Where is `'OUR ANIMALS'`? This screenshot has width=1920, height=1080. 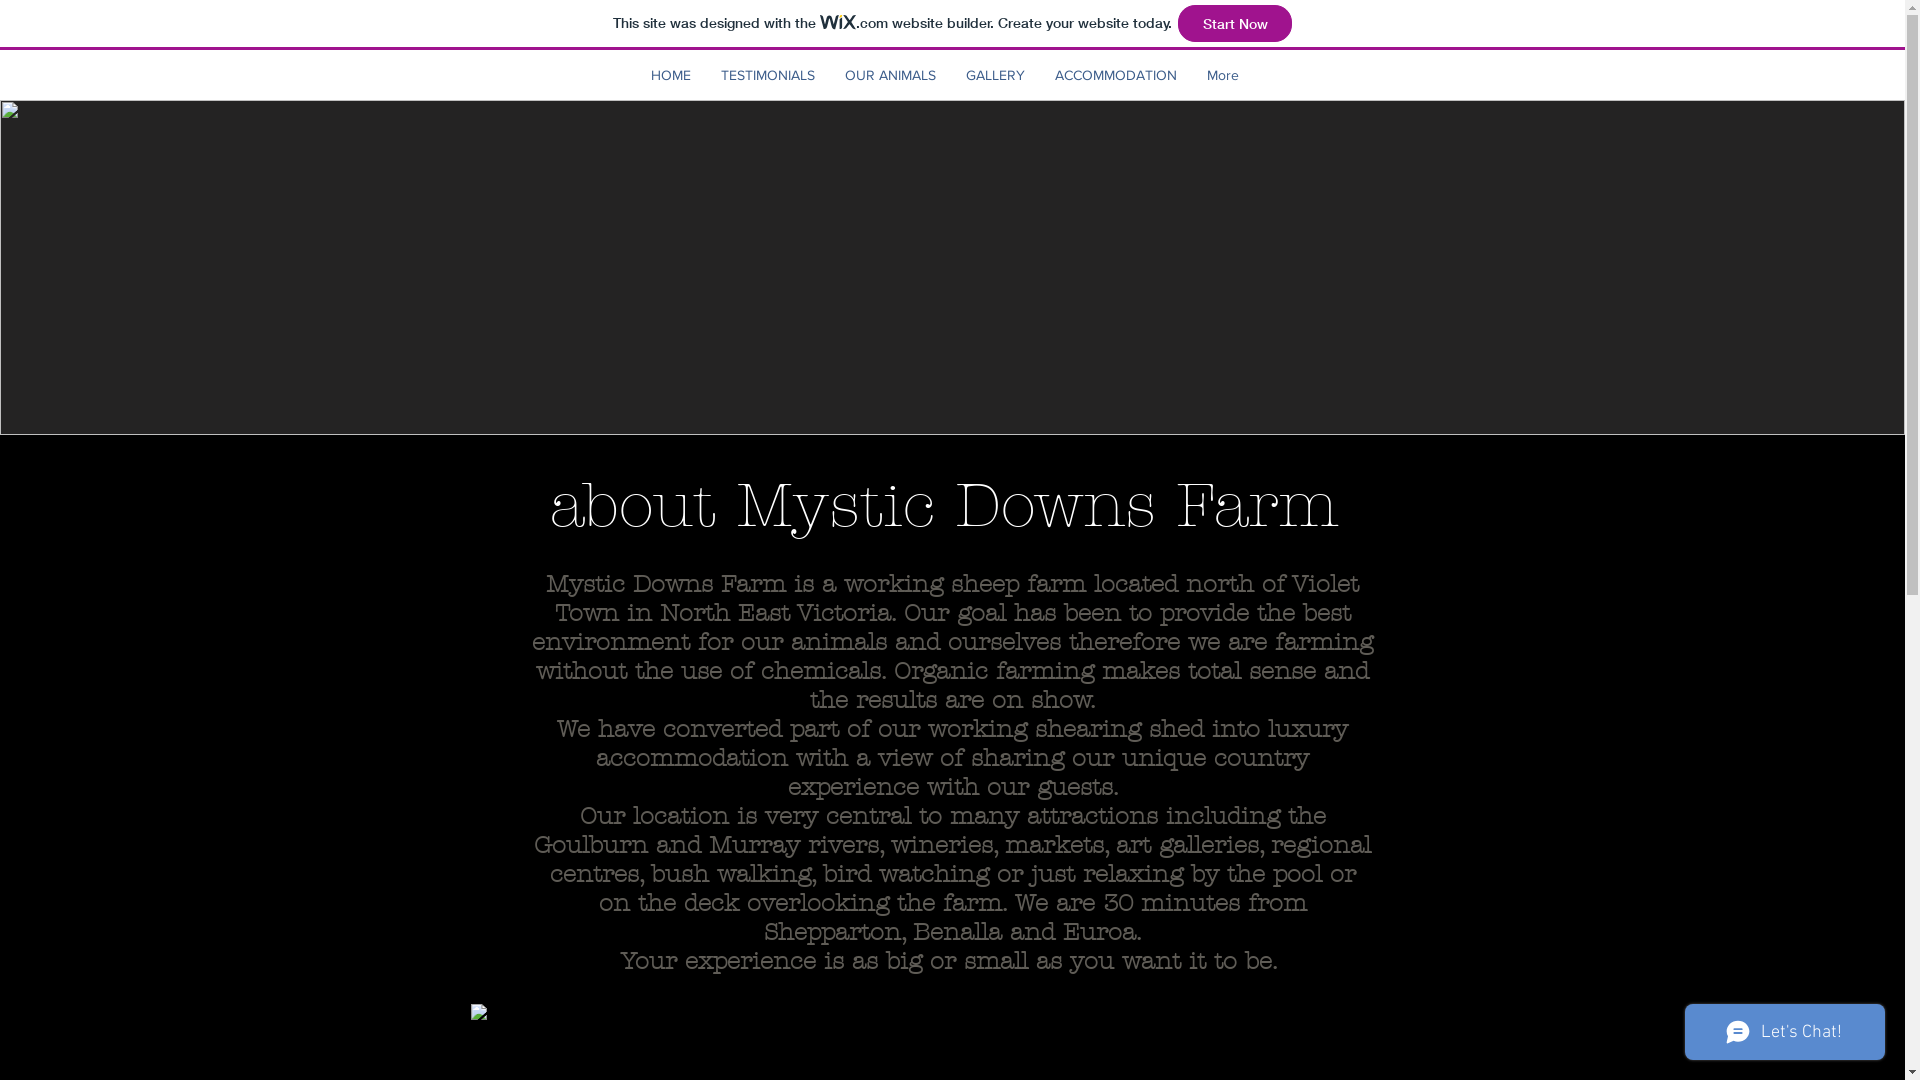 'OUR ANIMALS' is located at coordinates (889, 73).